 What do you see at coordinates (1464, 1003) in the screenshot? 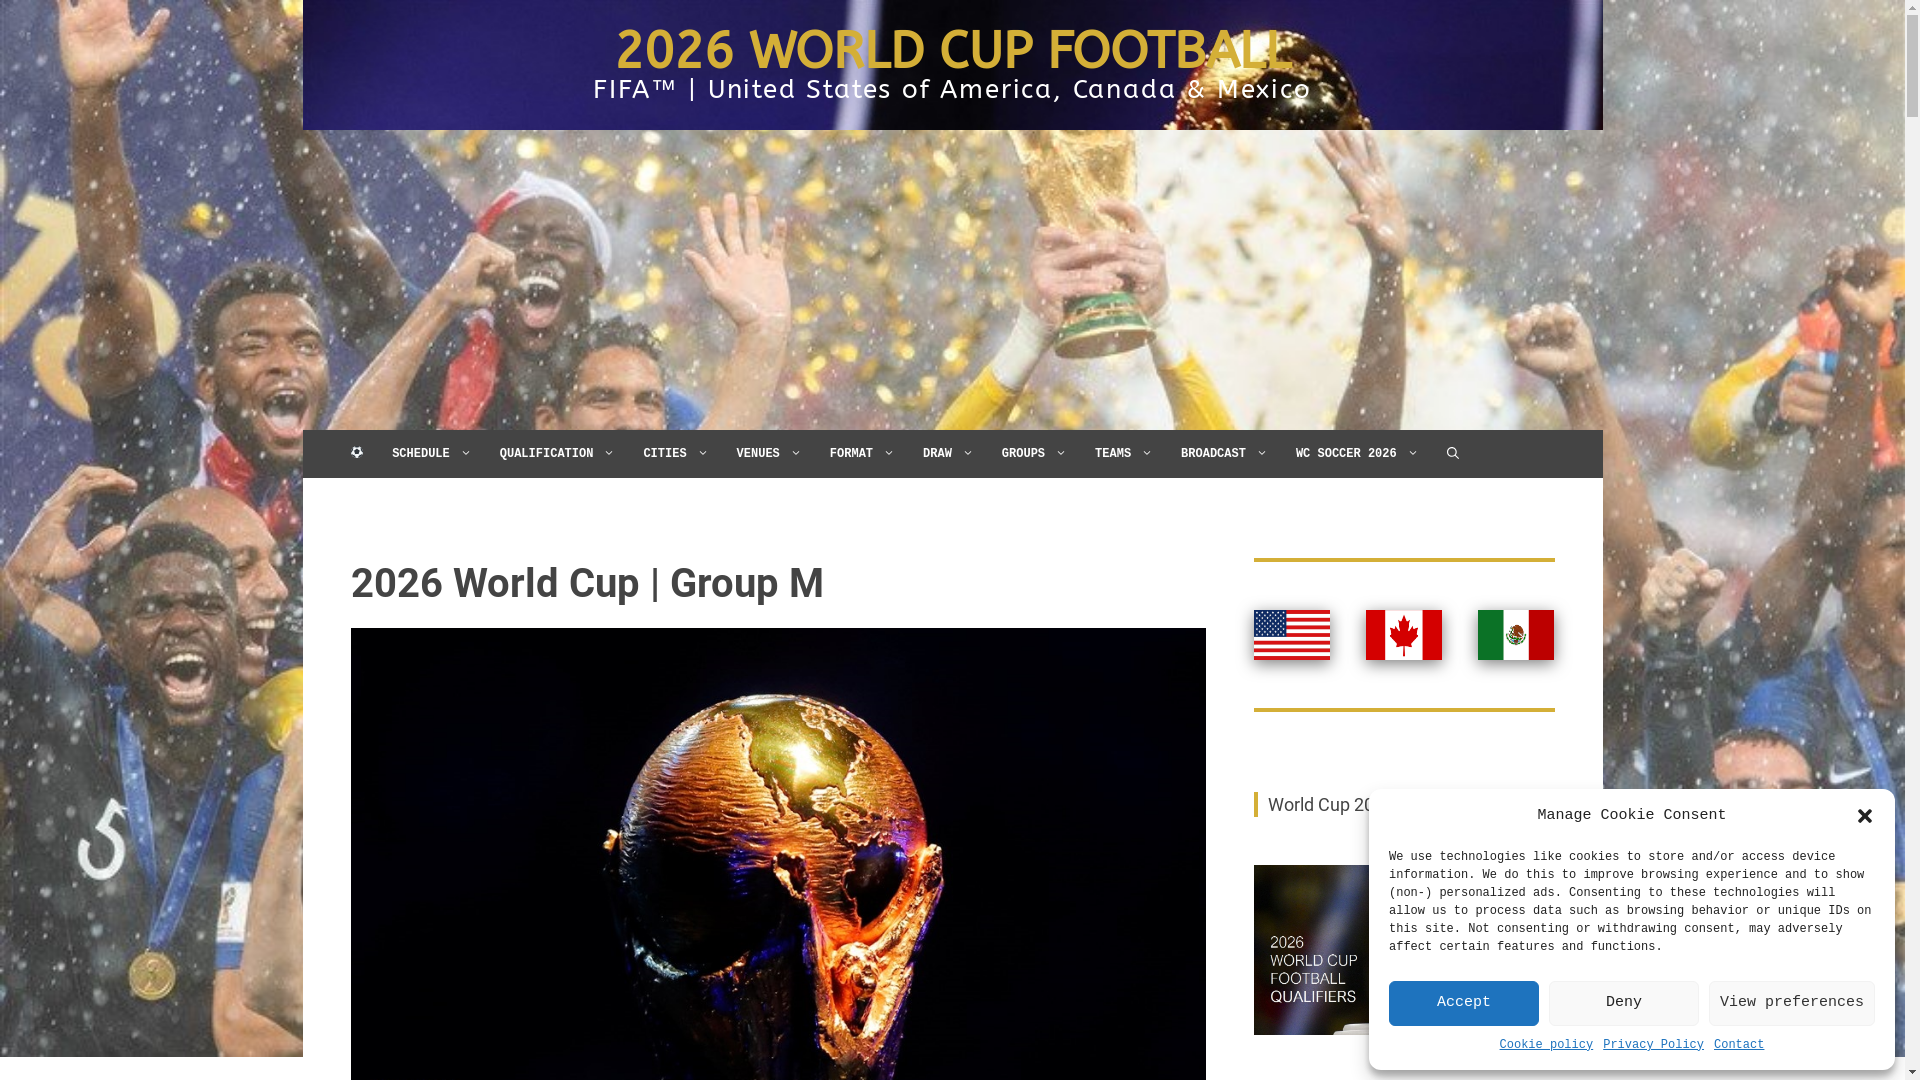
I see `'Accept'` at bounding box center [1464, 1003].